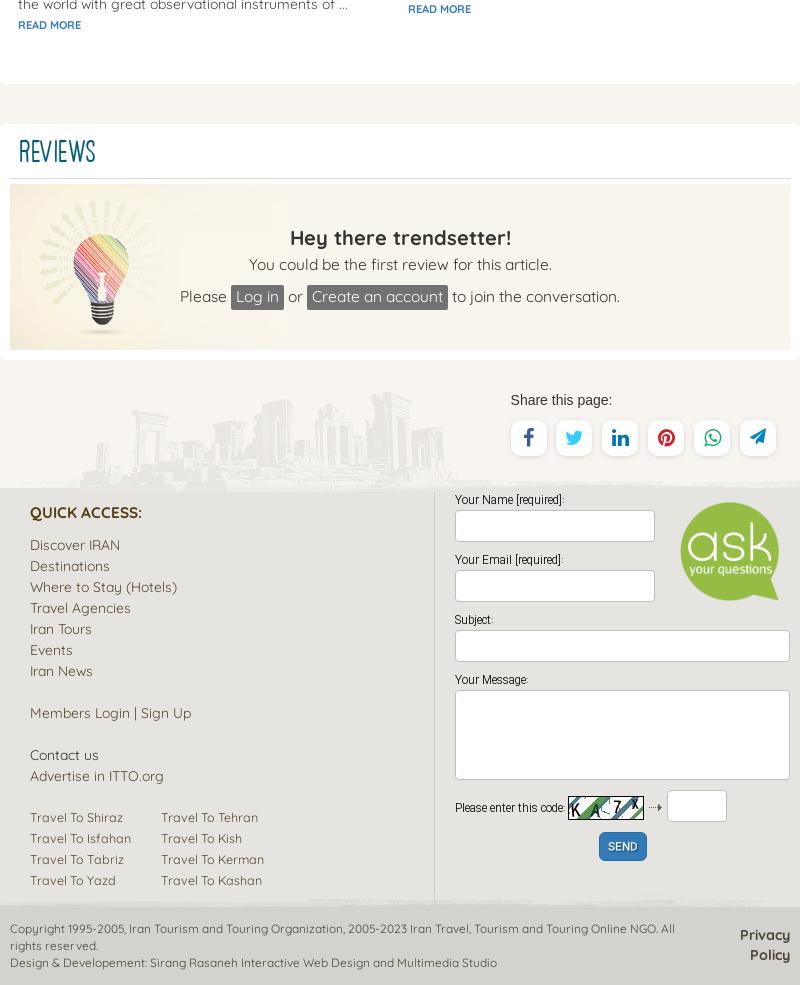 The image size is (800, 985). Describe the element at coordinates (70, 564) in the screenshot. I see `'Destinations'` at that location.